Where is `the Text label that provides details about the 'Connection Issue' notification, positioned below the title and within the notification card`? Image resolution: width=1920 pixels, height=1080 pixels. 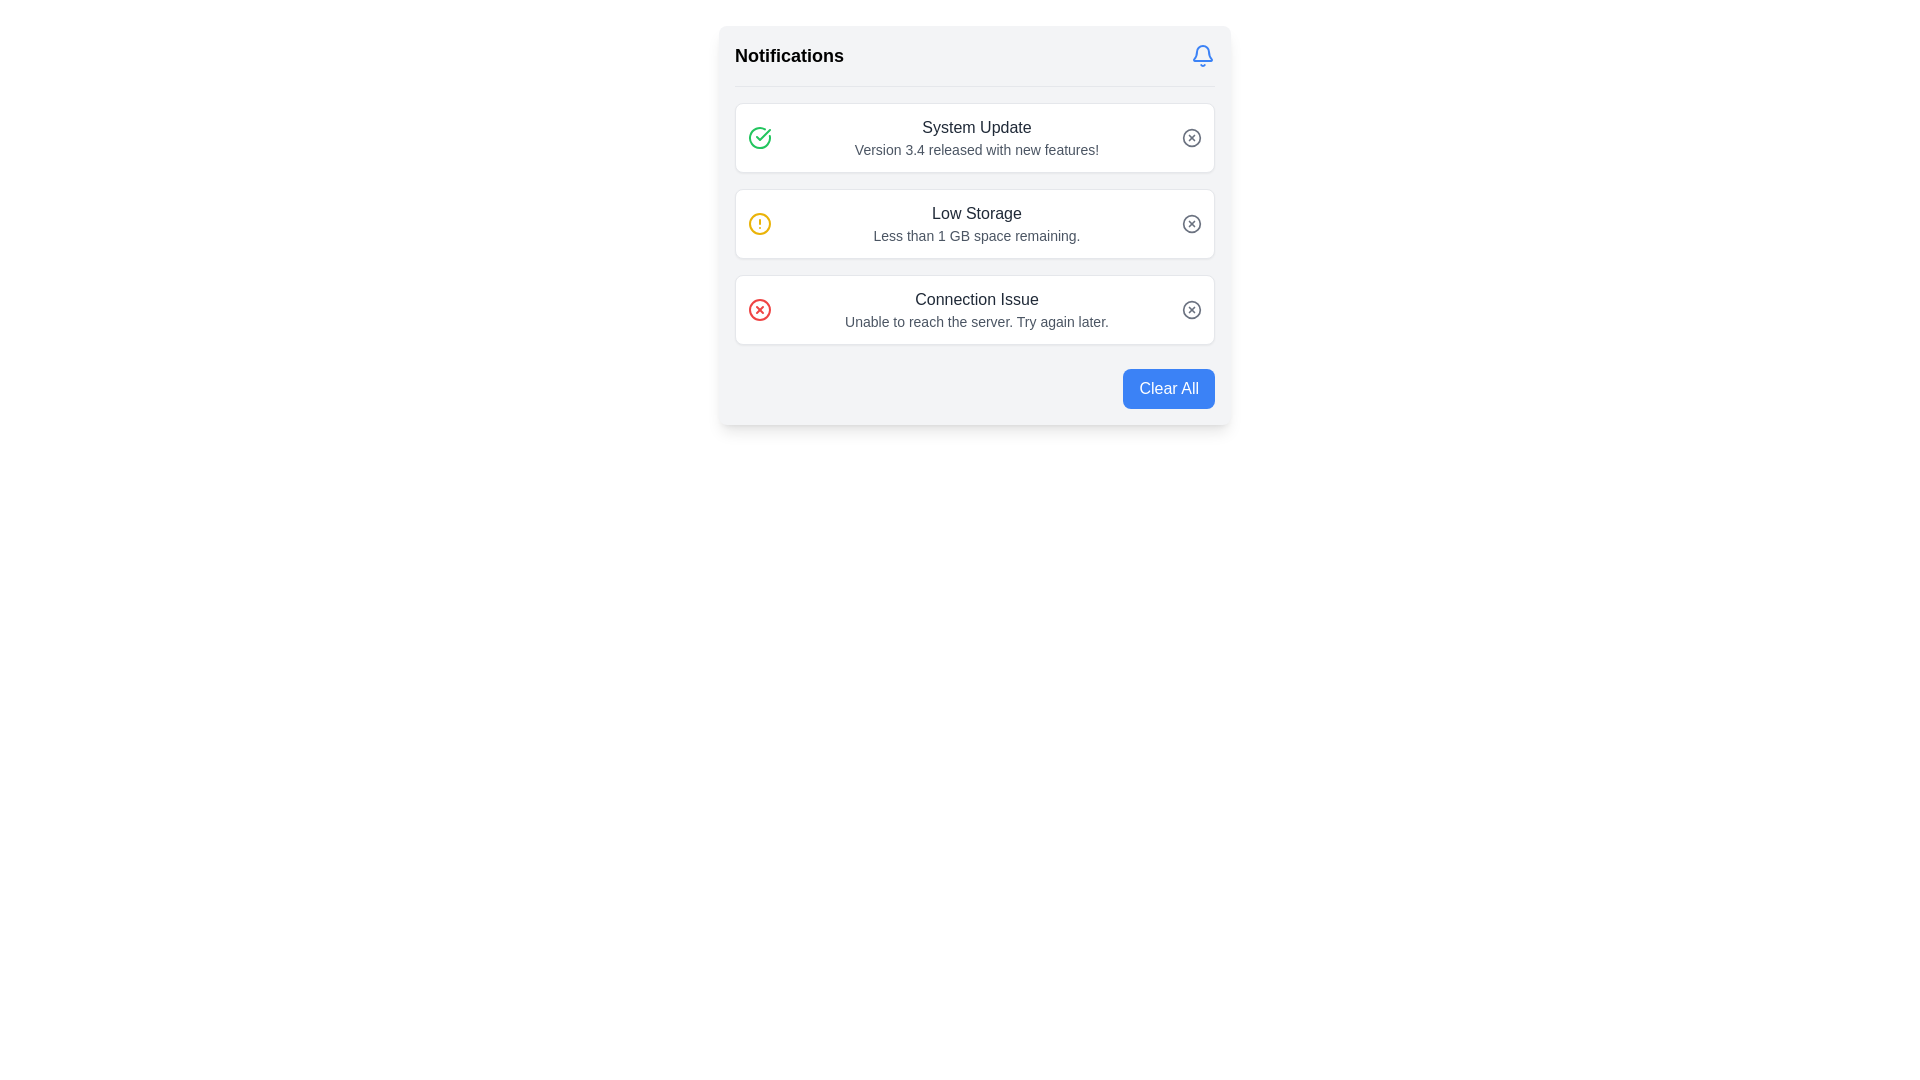 the Text label that provides details about the 'Connection Issue' notification, positioned below the title and within the notification card is located at coordinates (977, 320).